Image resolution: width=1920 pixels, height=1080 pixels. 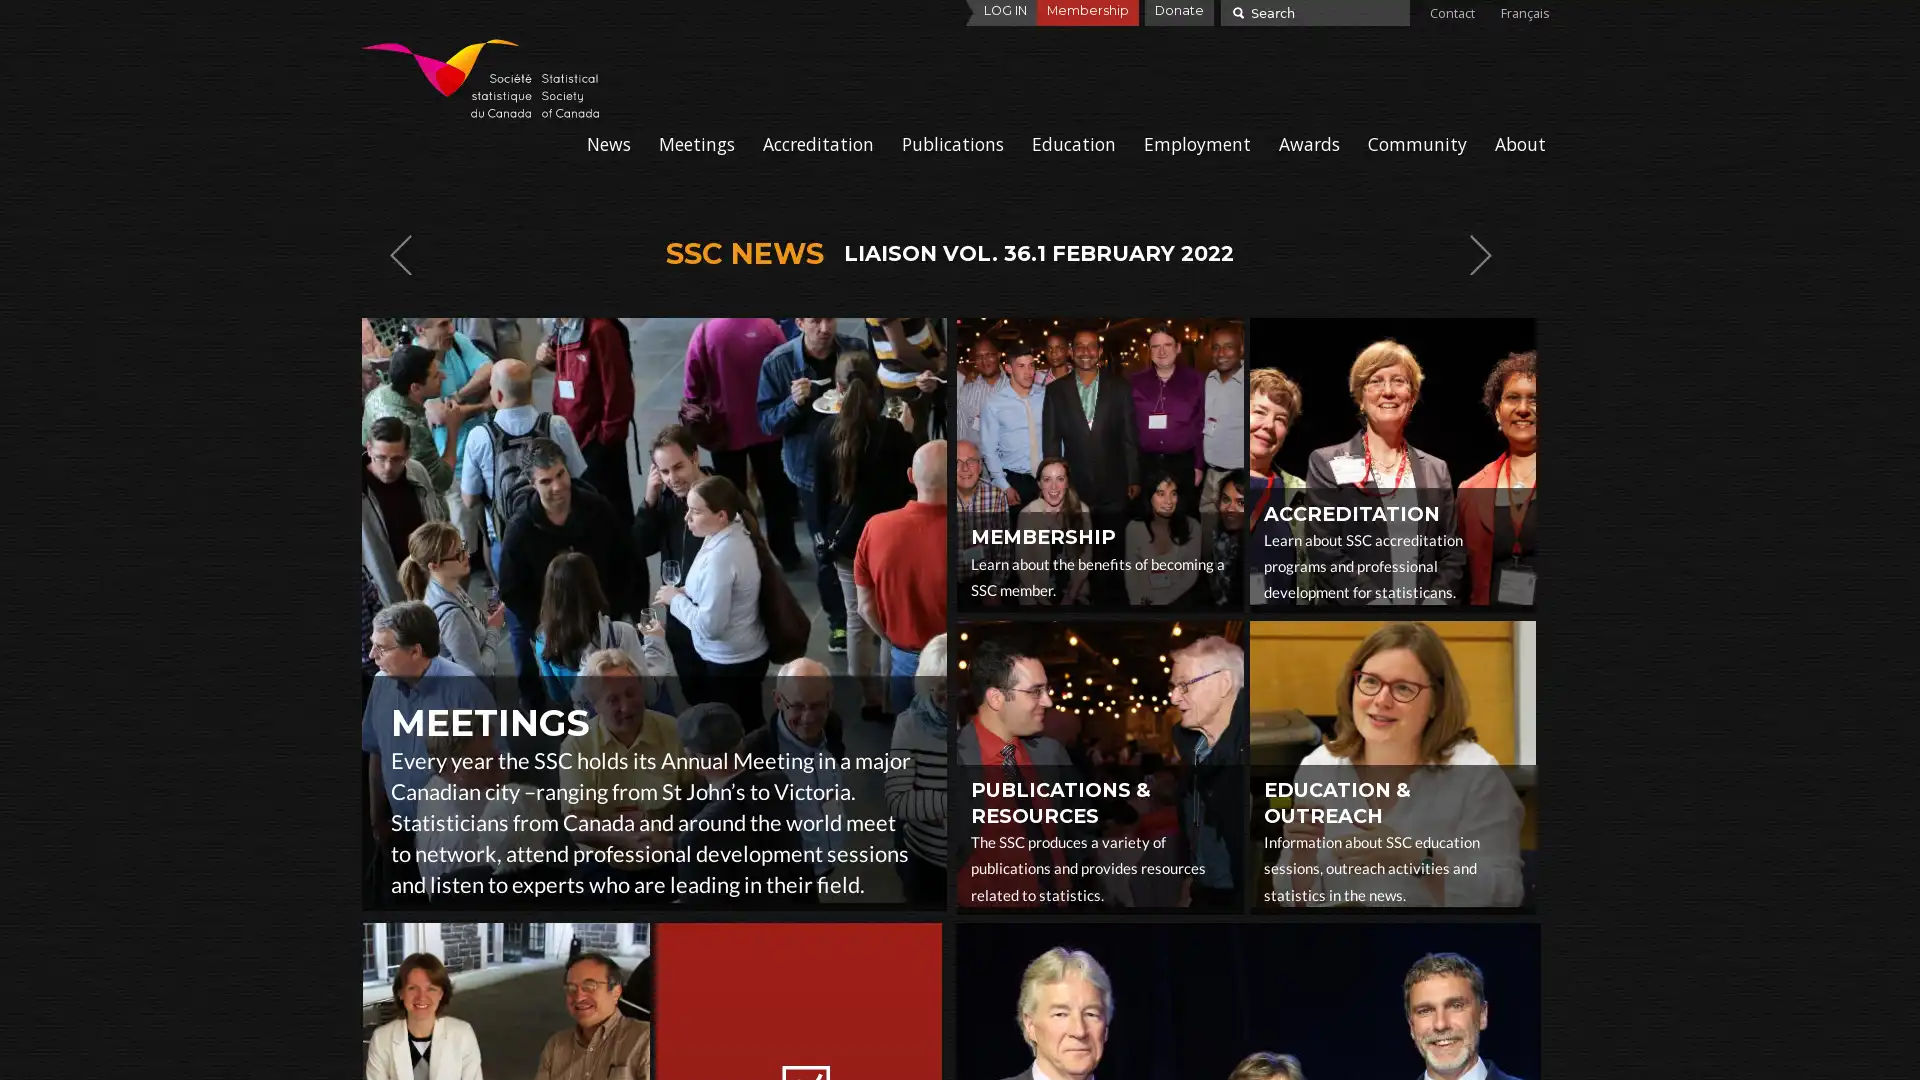 I want to click on Search, so click(x=1235, y=11).